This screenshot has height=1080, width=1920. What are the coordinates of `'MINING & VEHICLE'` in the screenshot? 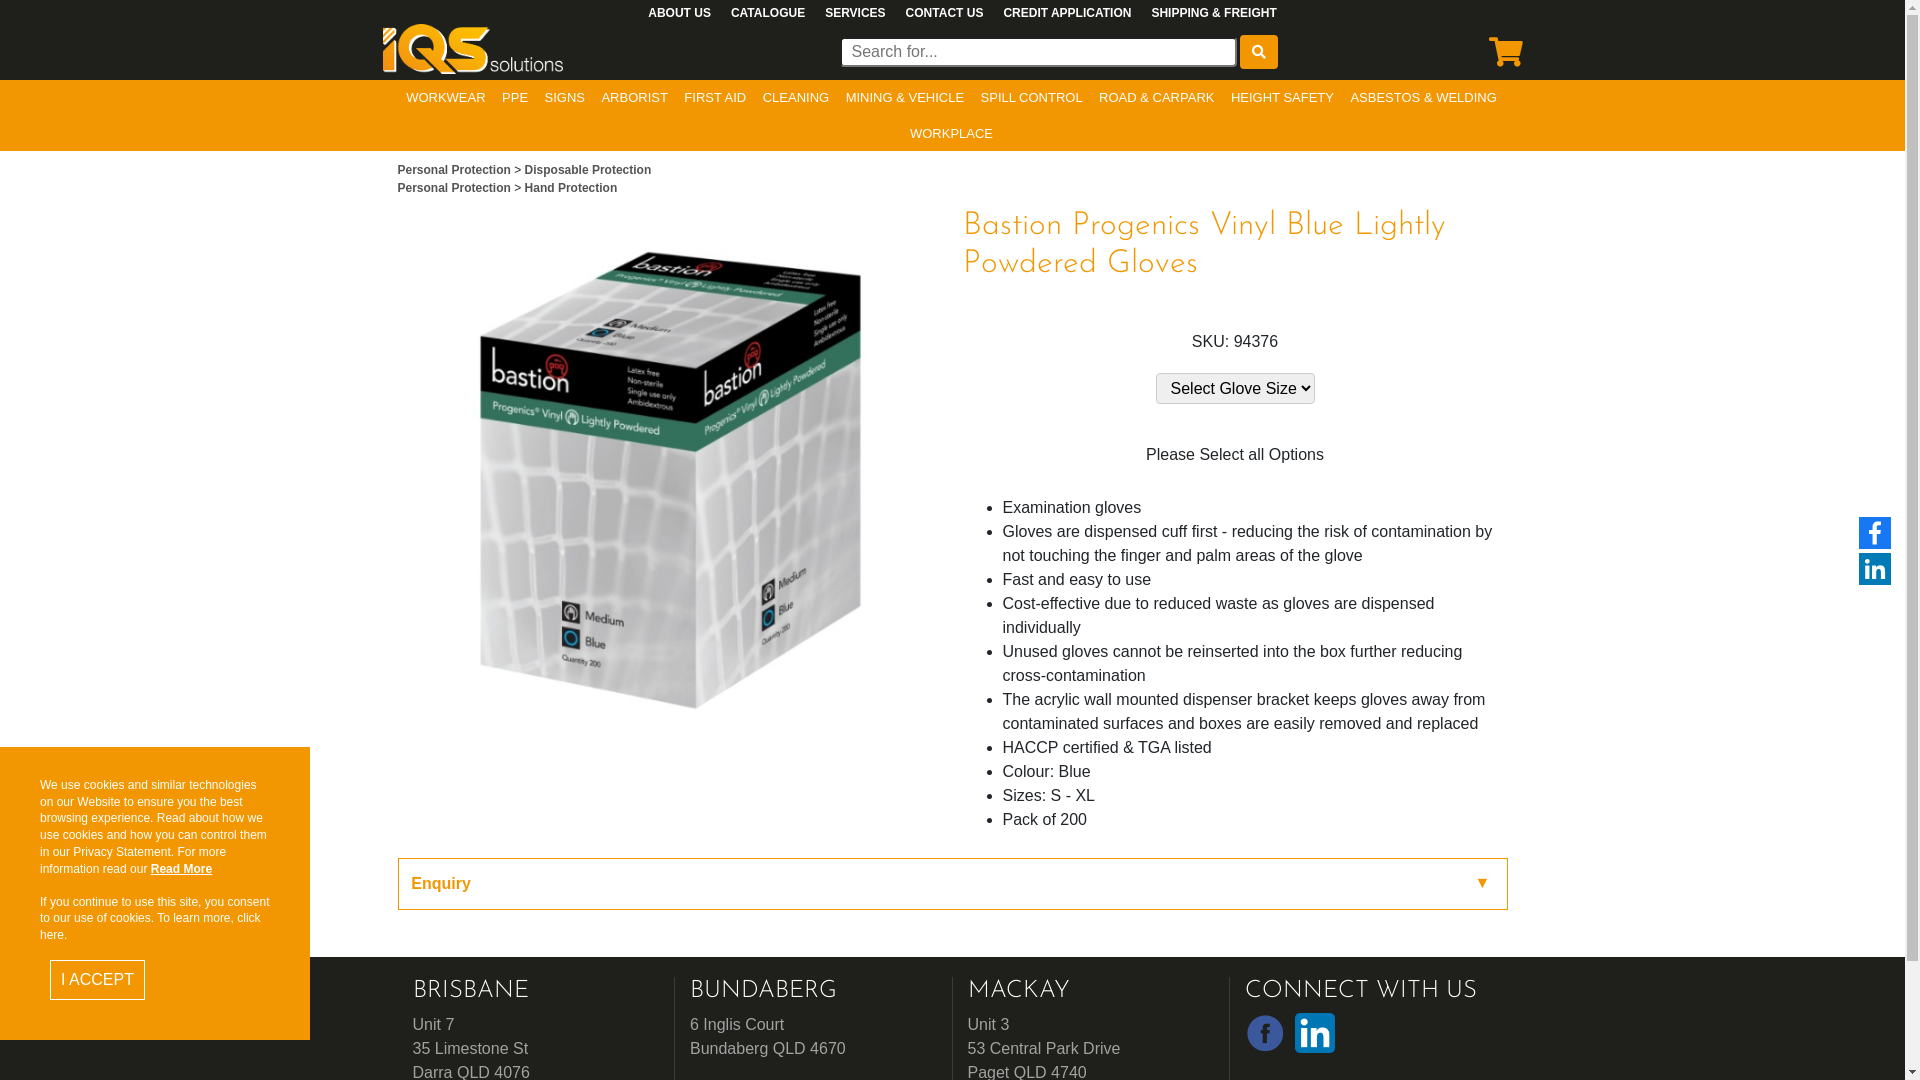 It's located at (904, 97).